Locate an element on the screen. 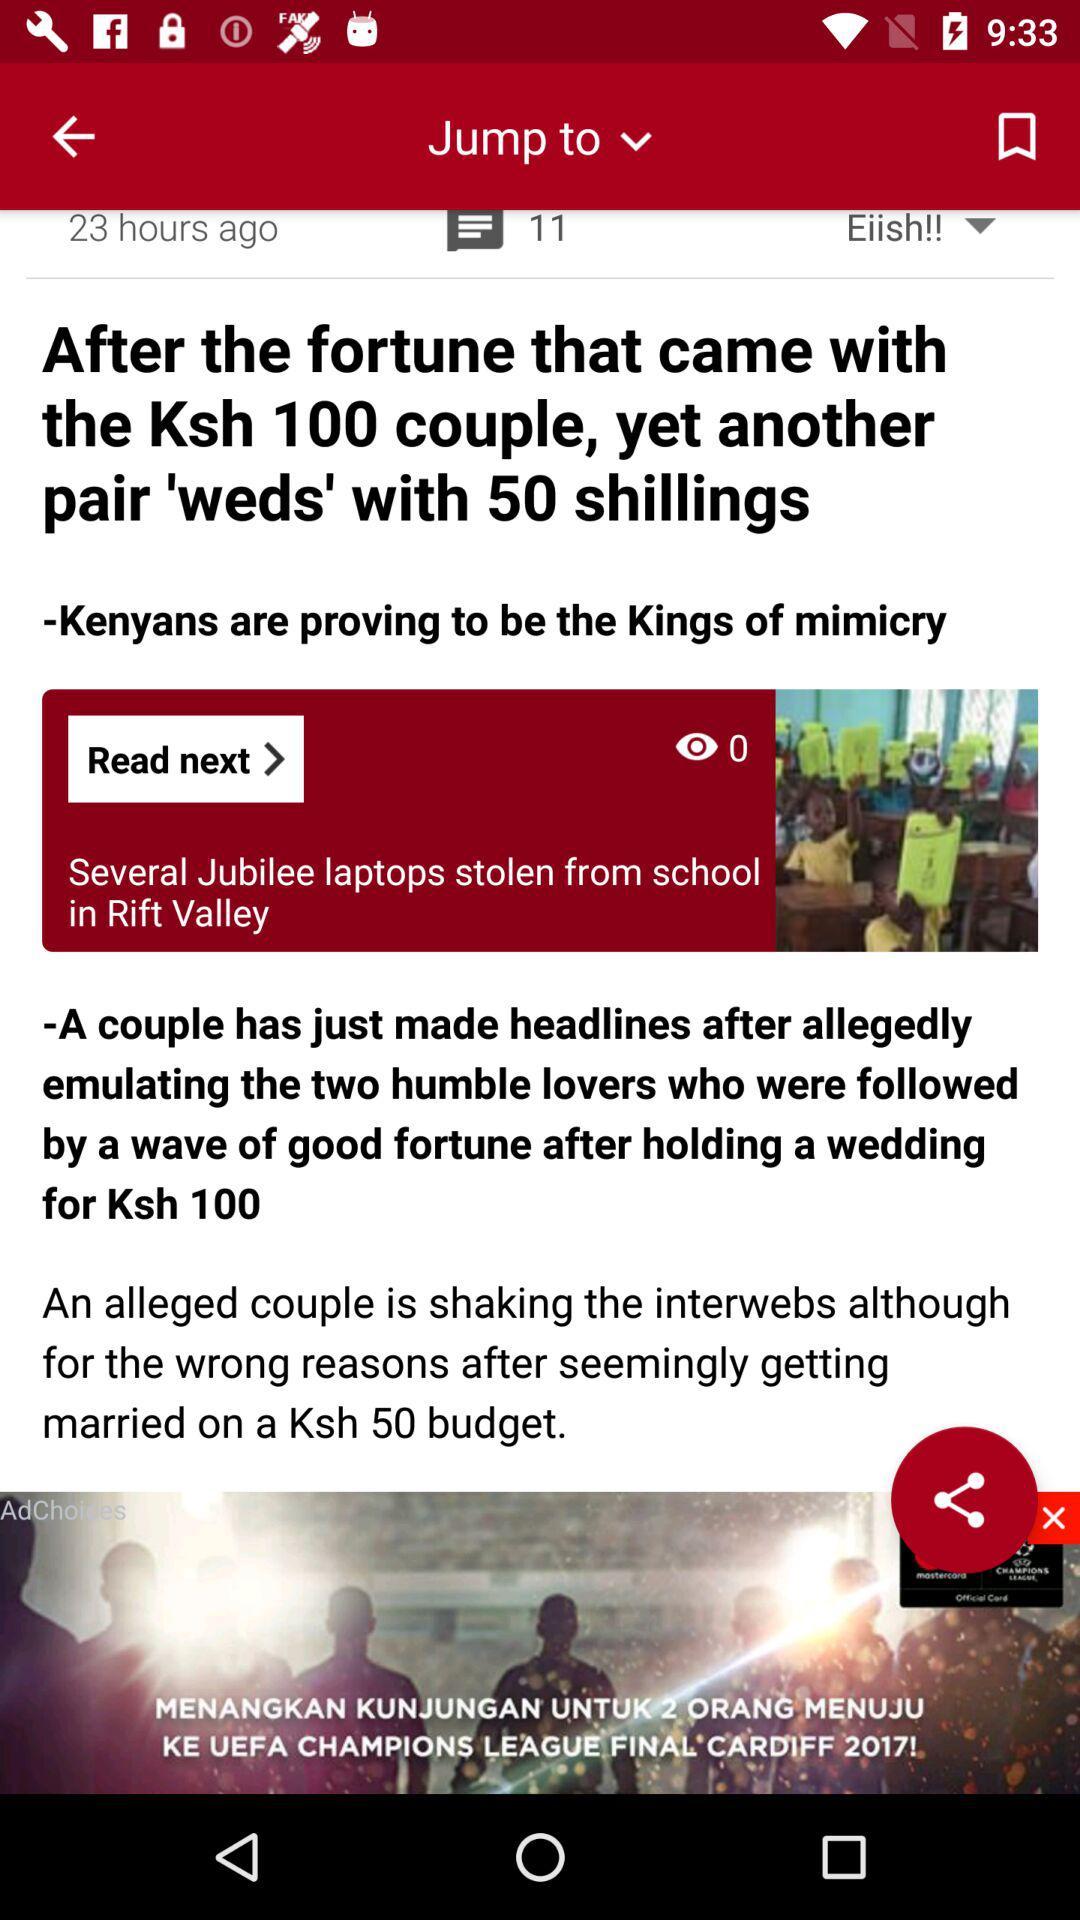 This screenshot has height=1920, width=1080. the an alleged couple is located at coordinates (540, 1360).